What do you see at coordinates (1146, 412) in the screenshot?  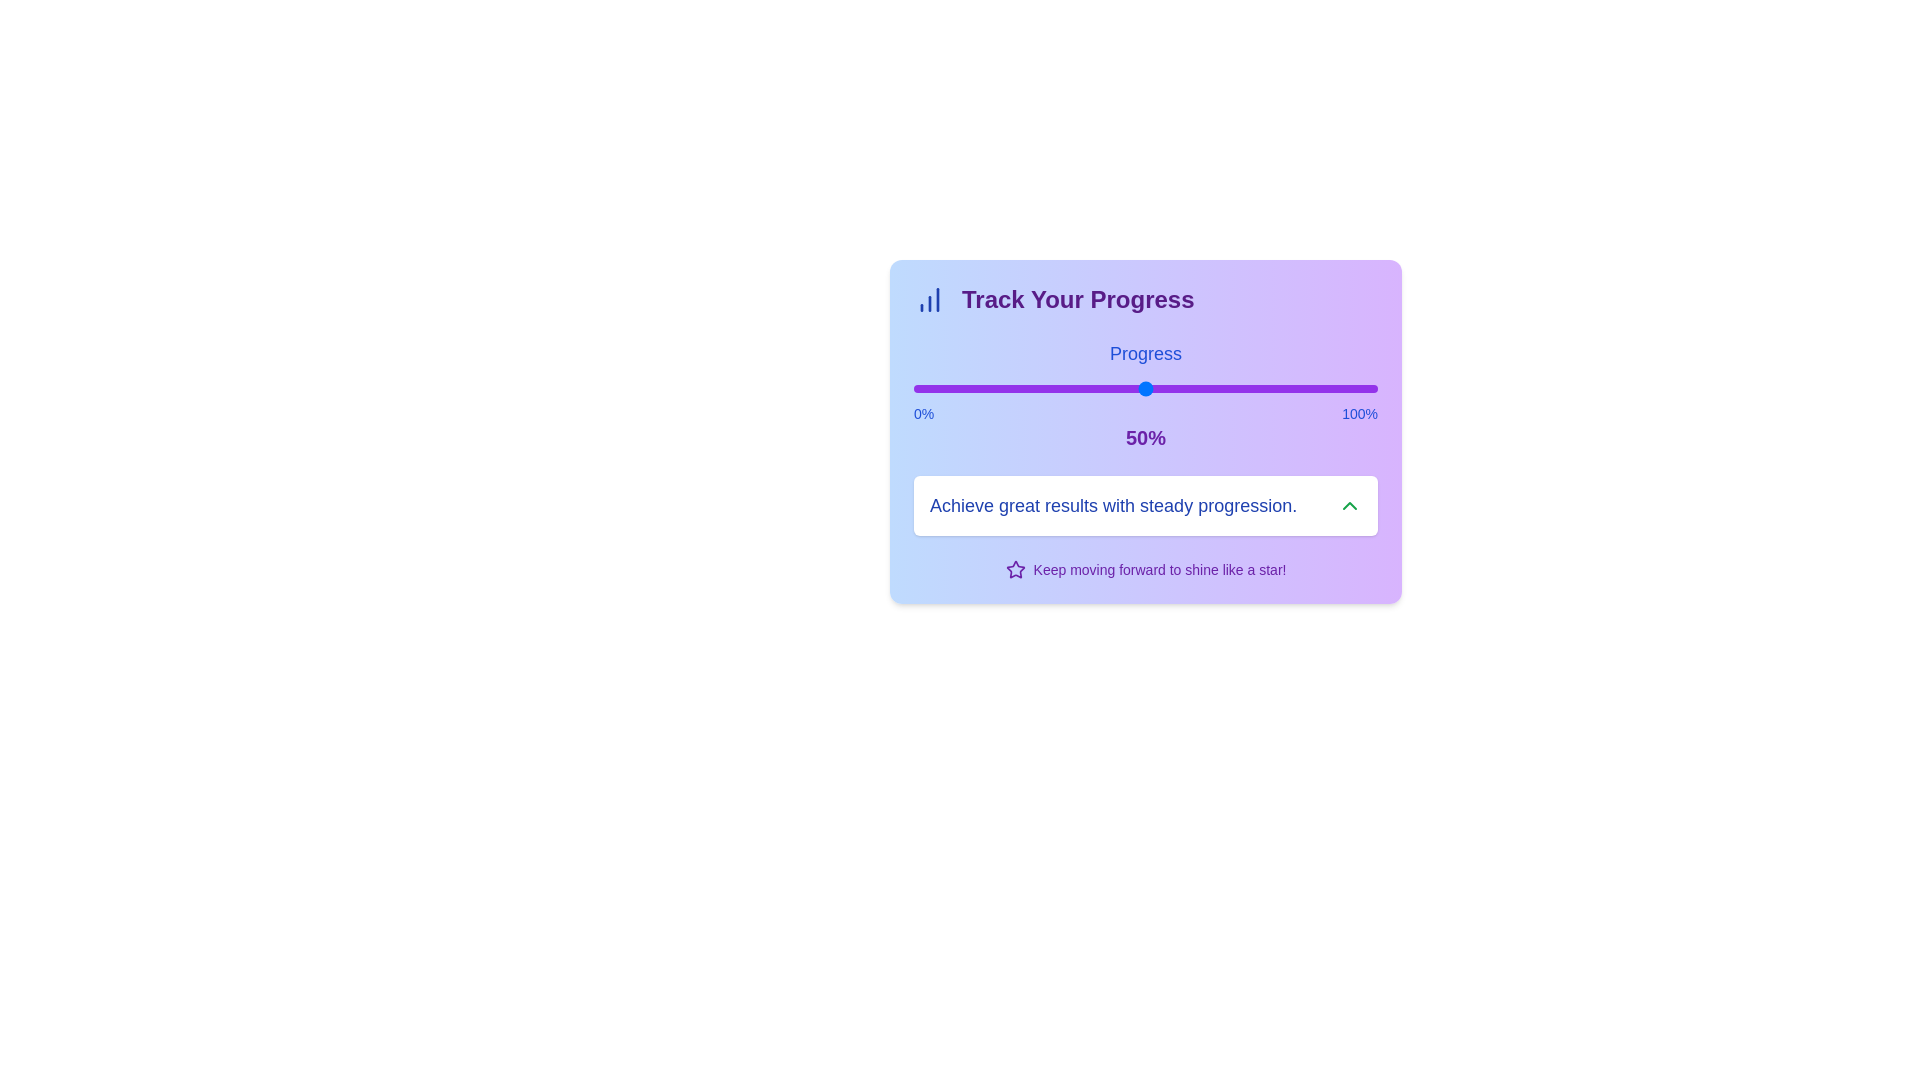 I see `the labeled text group representing the bounds of the range slider, which indicates the minimum ('0%') and maximum ('100%') values for the slider positioned above it` at bounding box center [1146, 412].